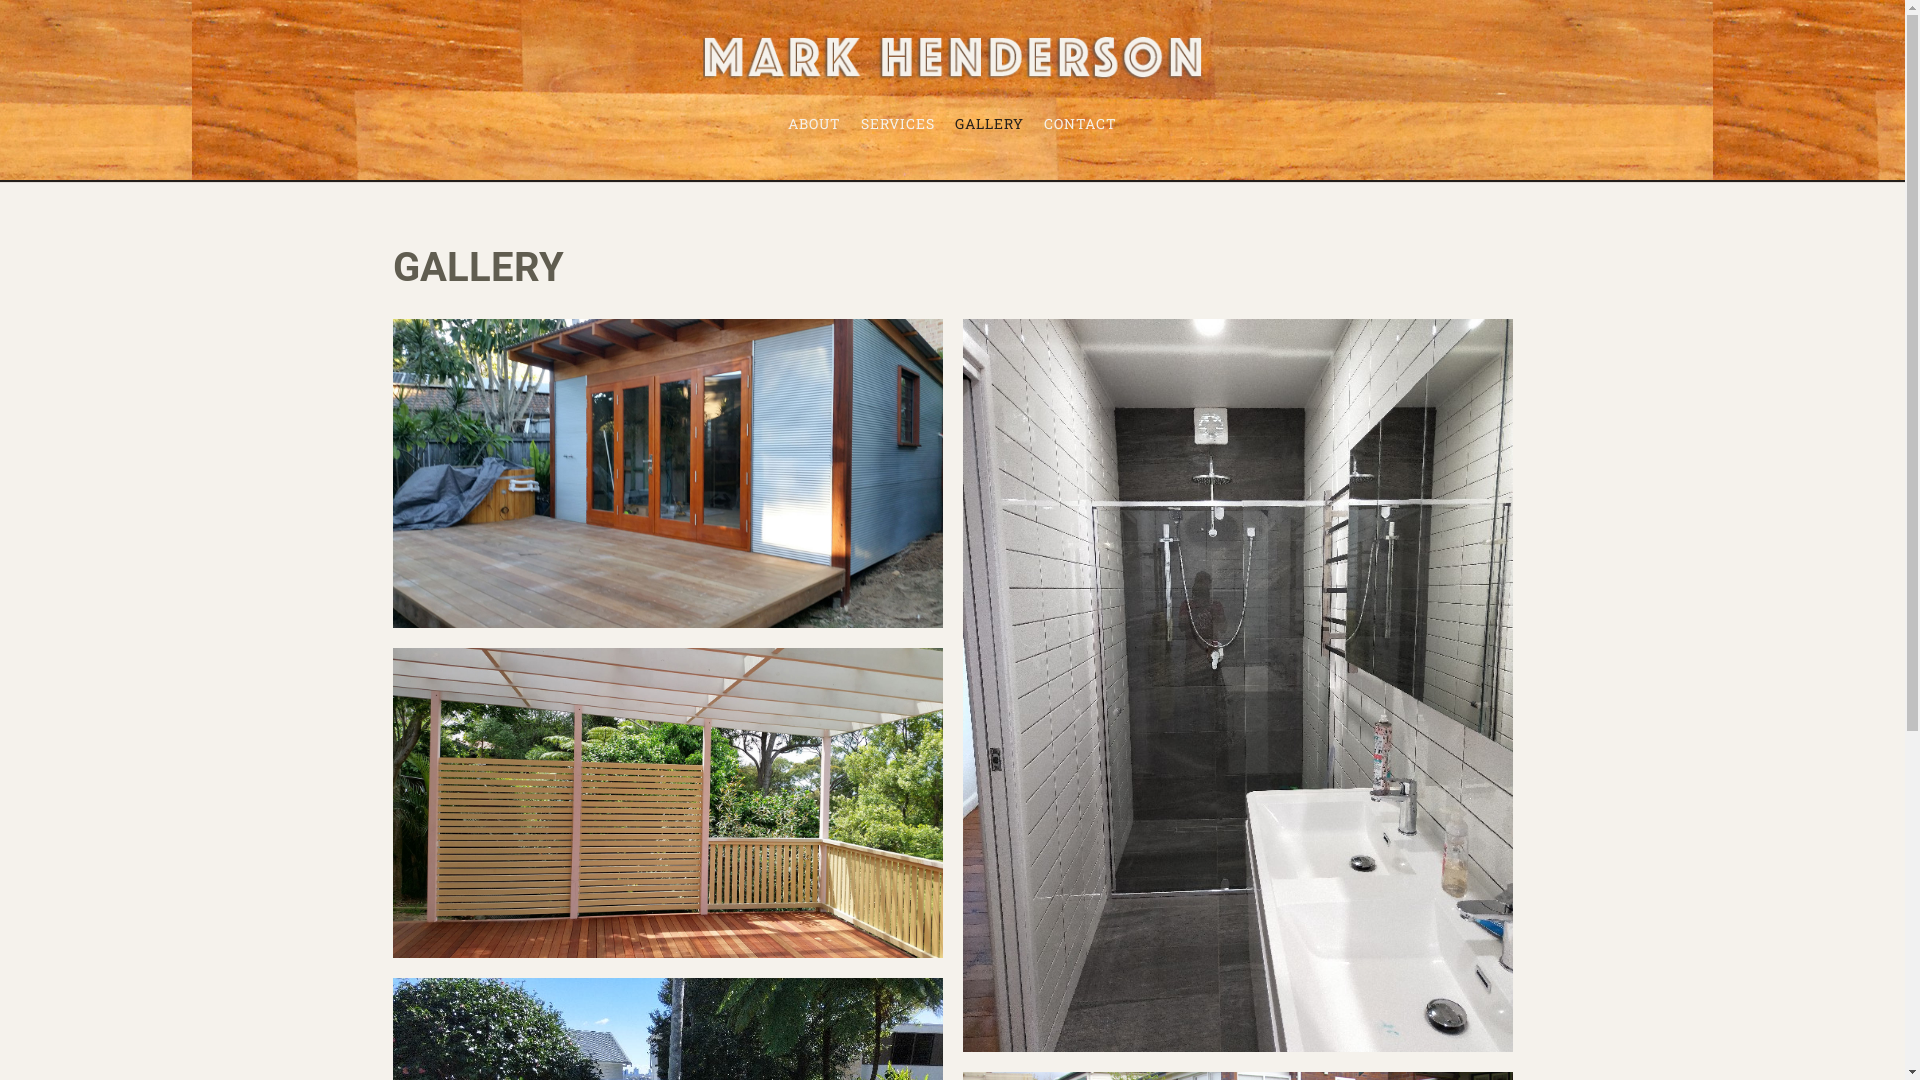 The width and height of the screenshot is (1920, 1080). I want to click on 'GALLERY', so click(989, 123).